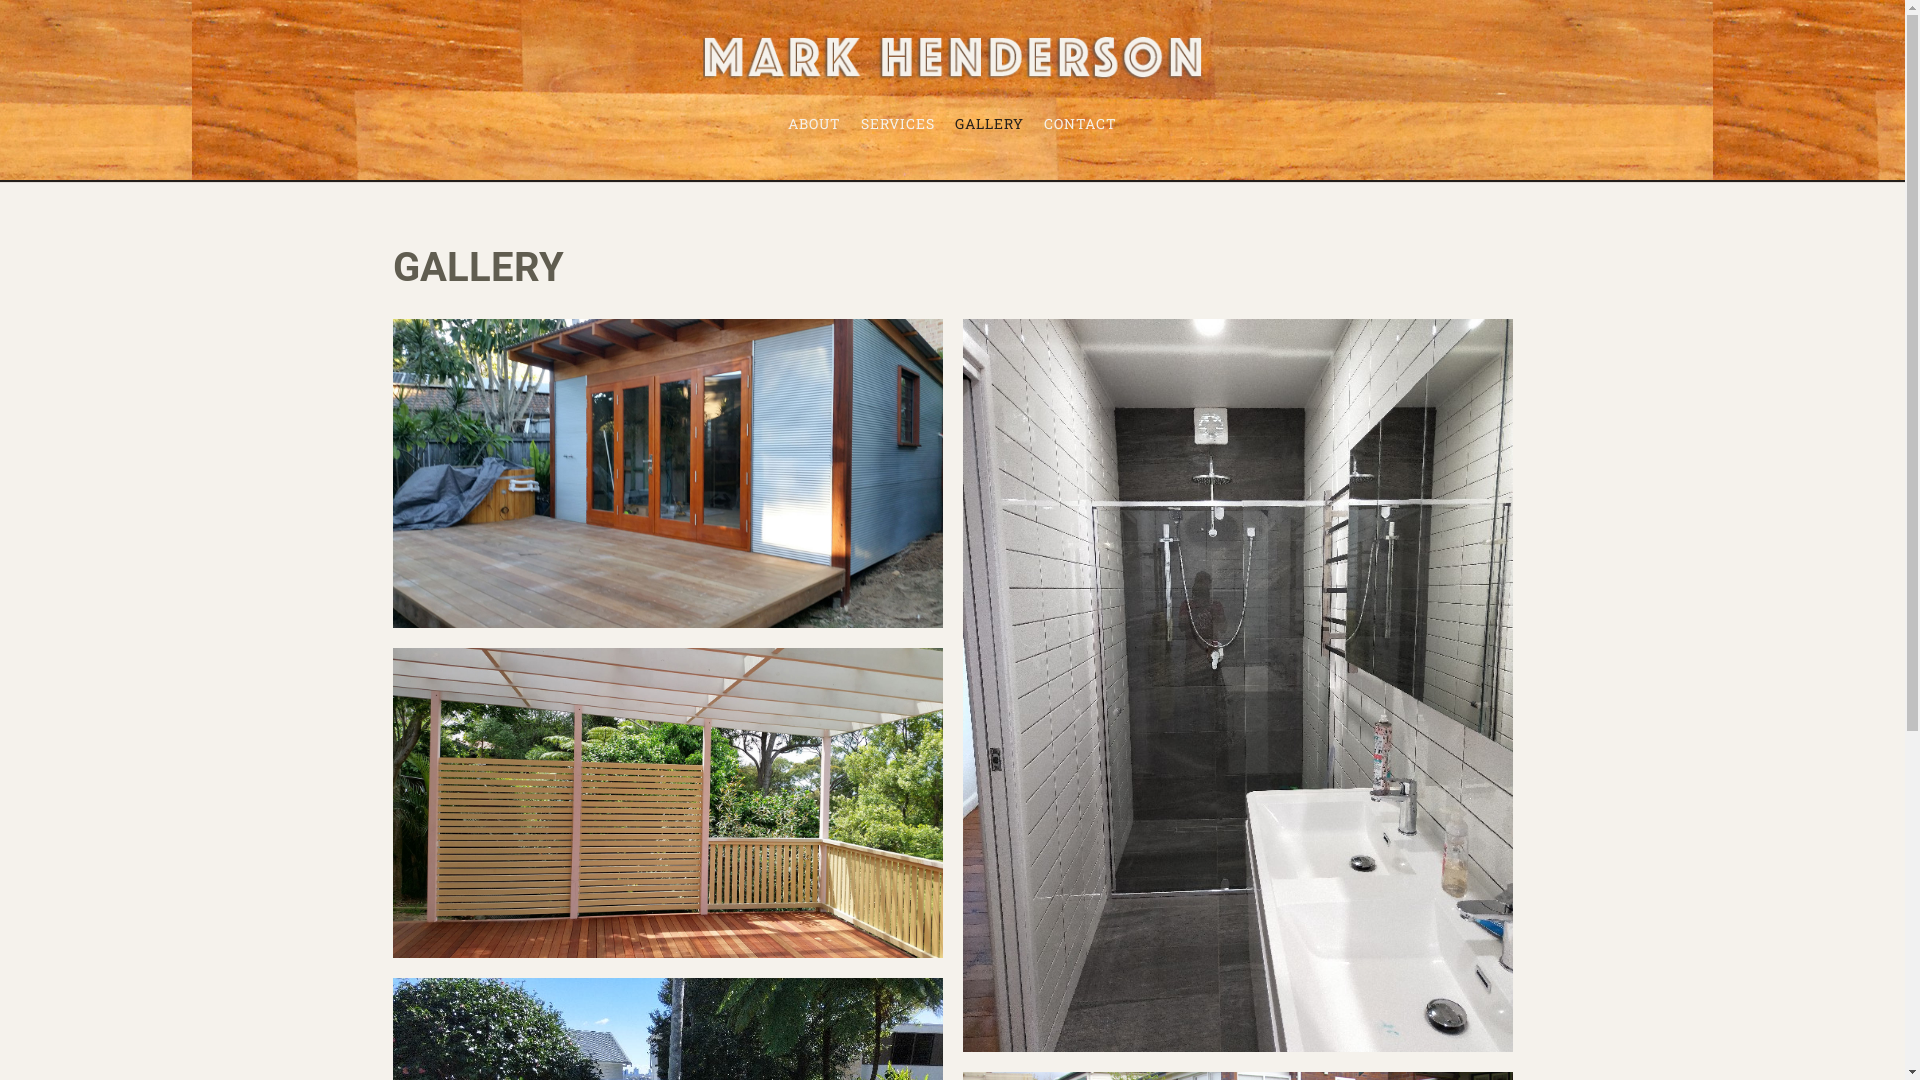 The width and height of the screenshot is (1920, 1080). I want to click on 'GALLERY', so click(989, 123).